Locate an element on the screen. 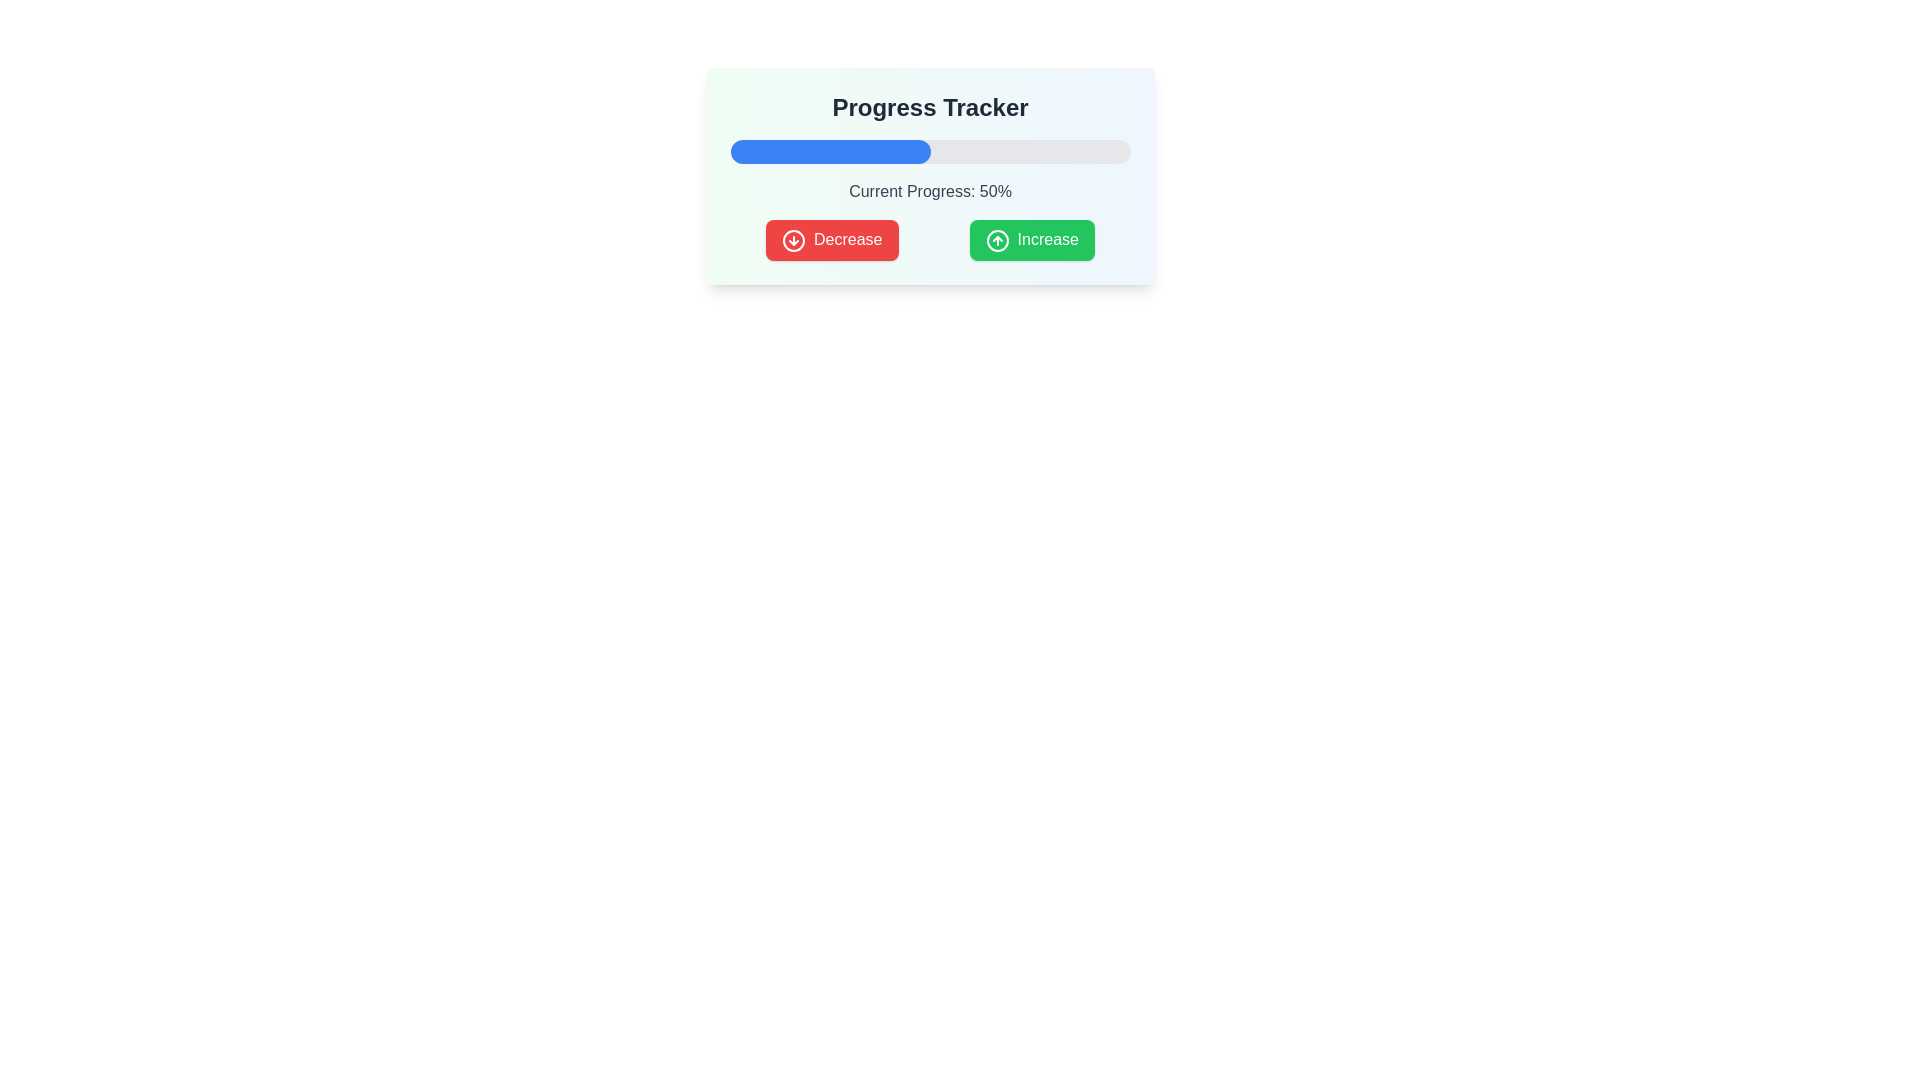 The width and height of the screenshot is (1920, 1080). the non-interactive informational label that displays the current progress percentage in the 'Progress Tracker' card interface, located below the progress bar and above the control buttons is located at coordinates (929, 192).